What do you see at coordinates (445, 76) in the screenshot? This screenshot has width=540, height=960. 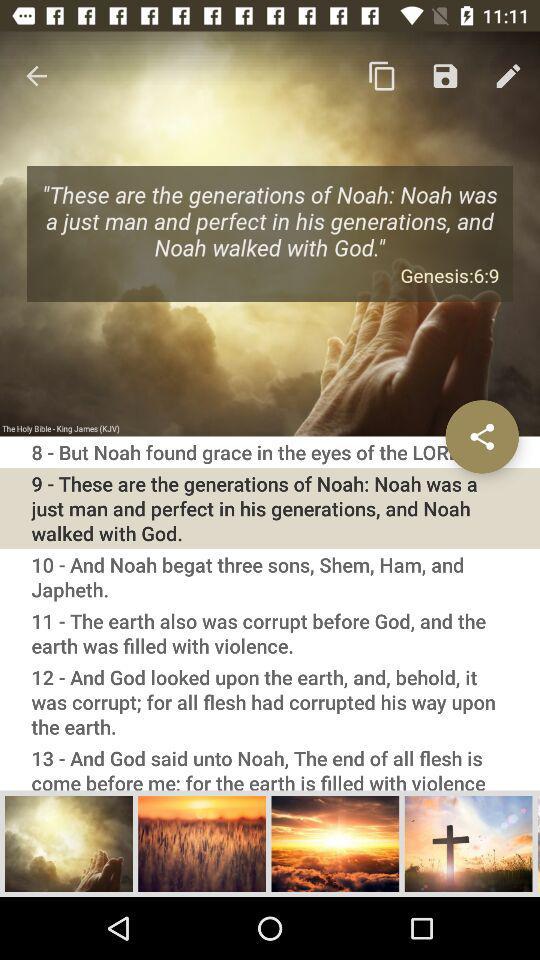 I see `the second icon which is at the top right` at bounding box center [445, 76].